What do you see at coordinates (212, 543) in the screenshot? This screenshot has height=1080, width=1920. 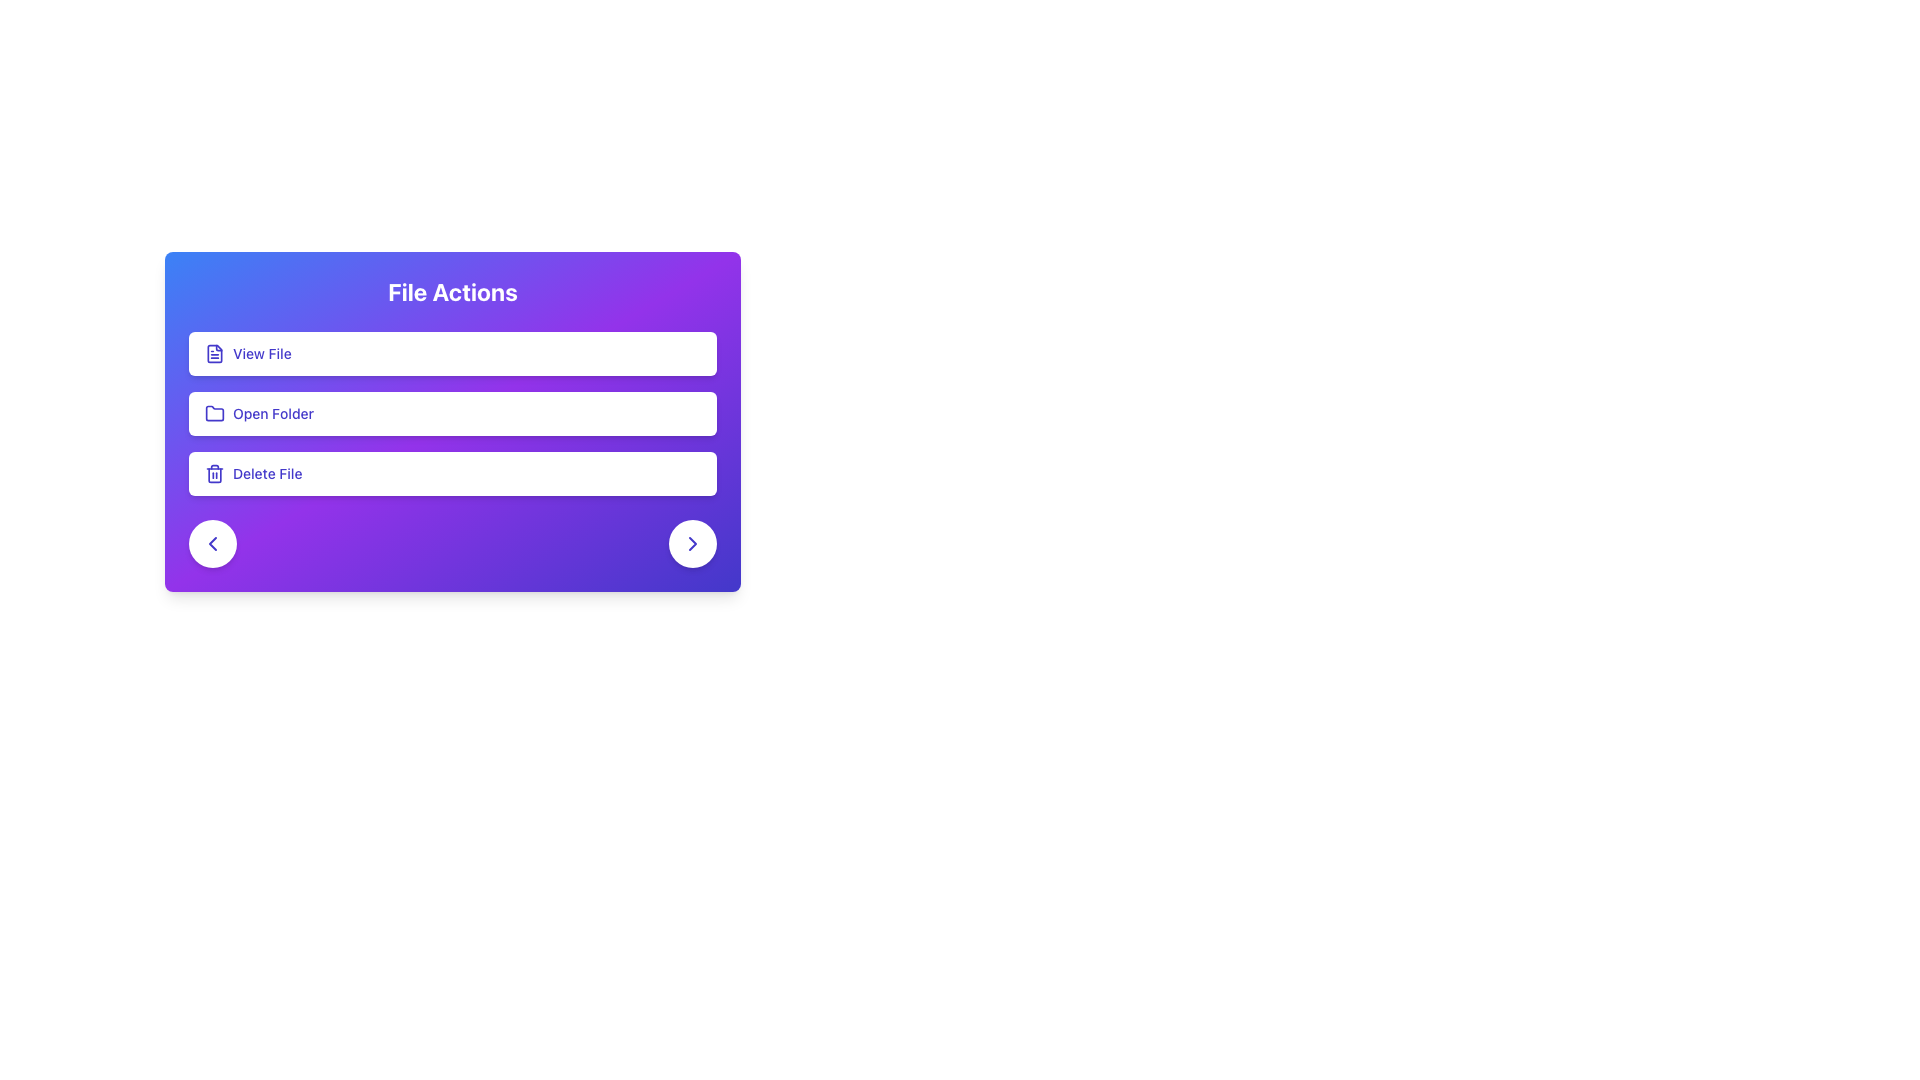 I see `the navigation icon located in the bottom-left corner of the card with a gradient purple background titled 'File Actions'` at bounding box center [212, 543].